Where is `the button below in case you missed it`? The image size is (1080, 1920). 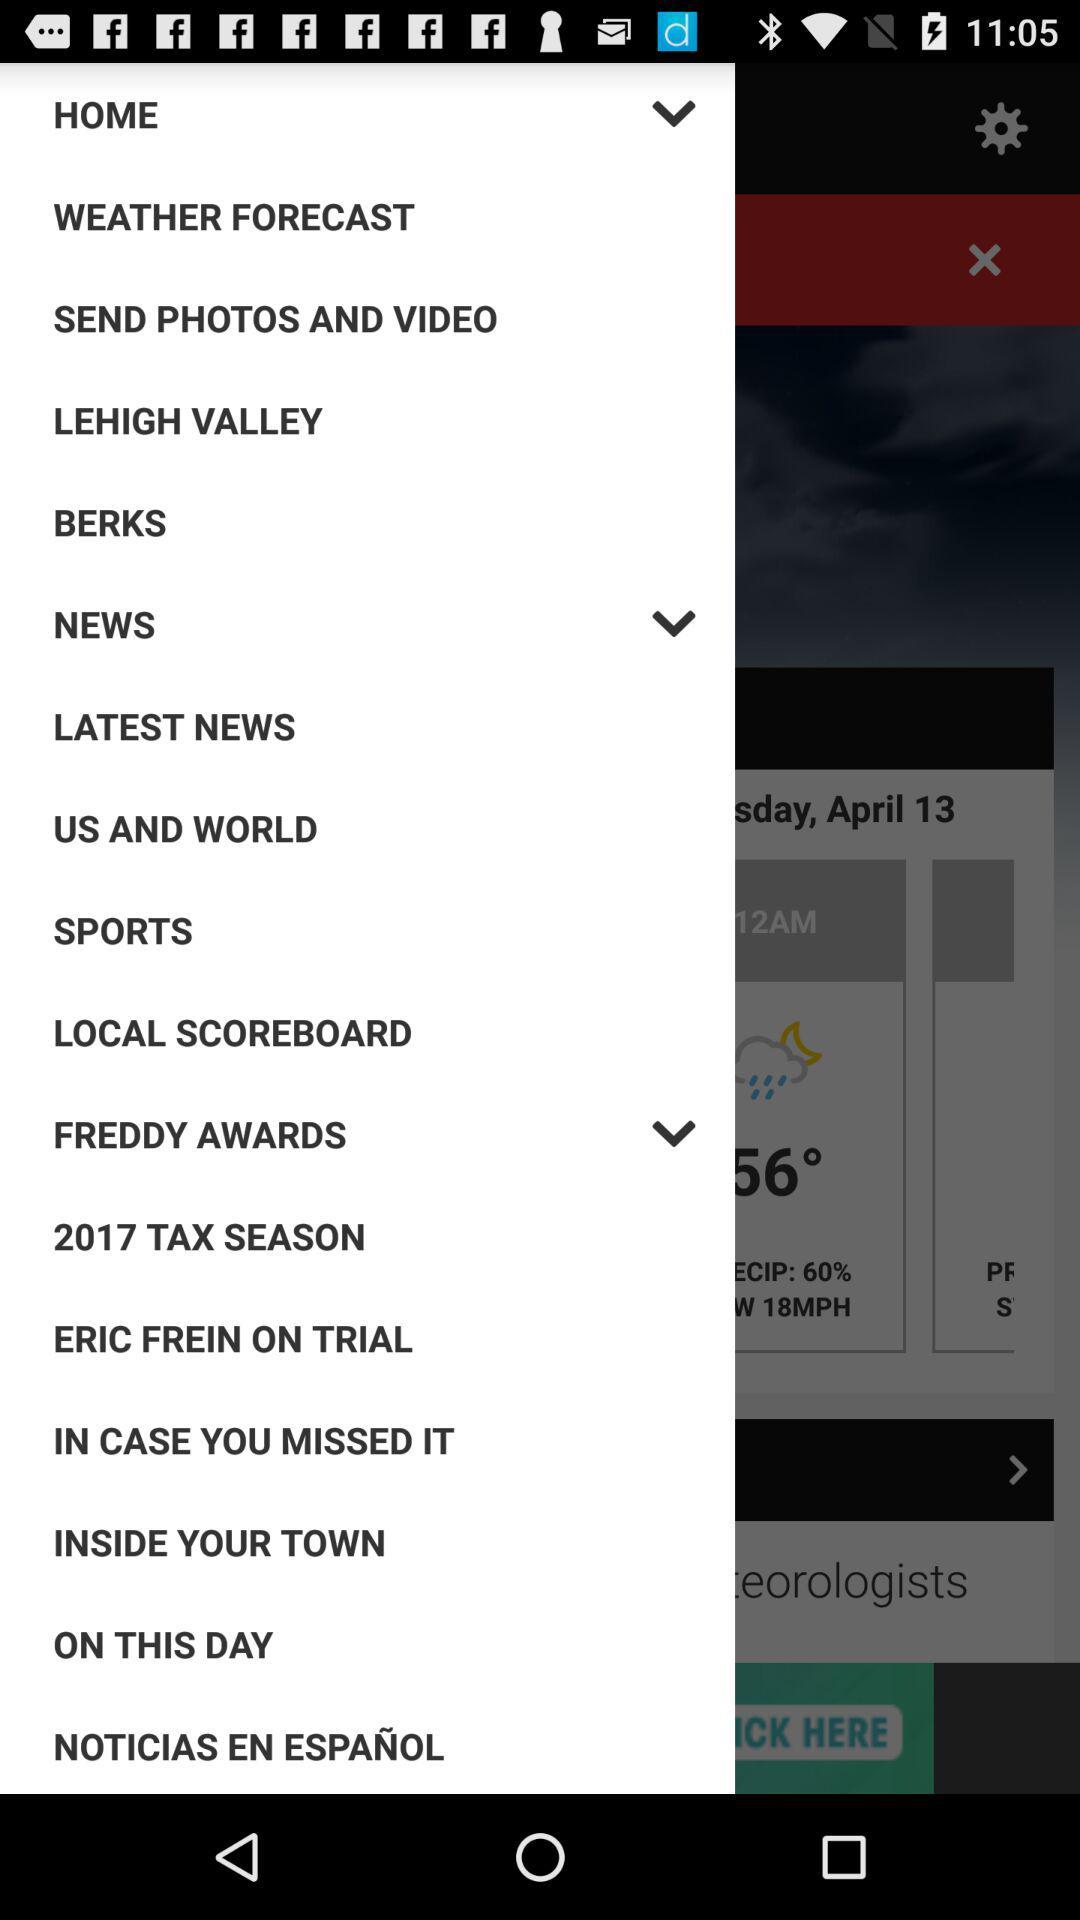
the button below in case you missed it is located at coordinates (374, 1540).